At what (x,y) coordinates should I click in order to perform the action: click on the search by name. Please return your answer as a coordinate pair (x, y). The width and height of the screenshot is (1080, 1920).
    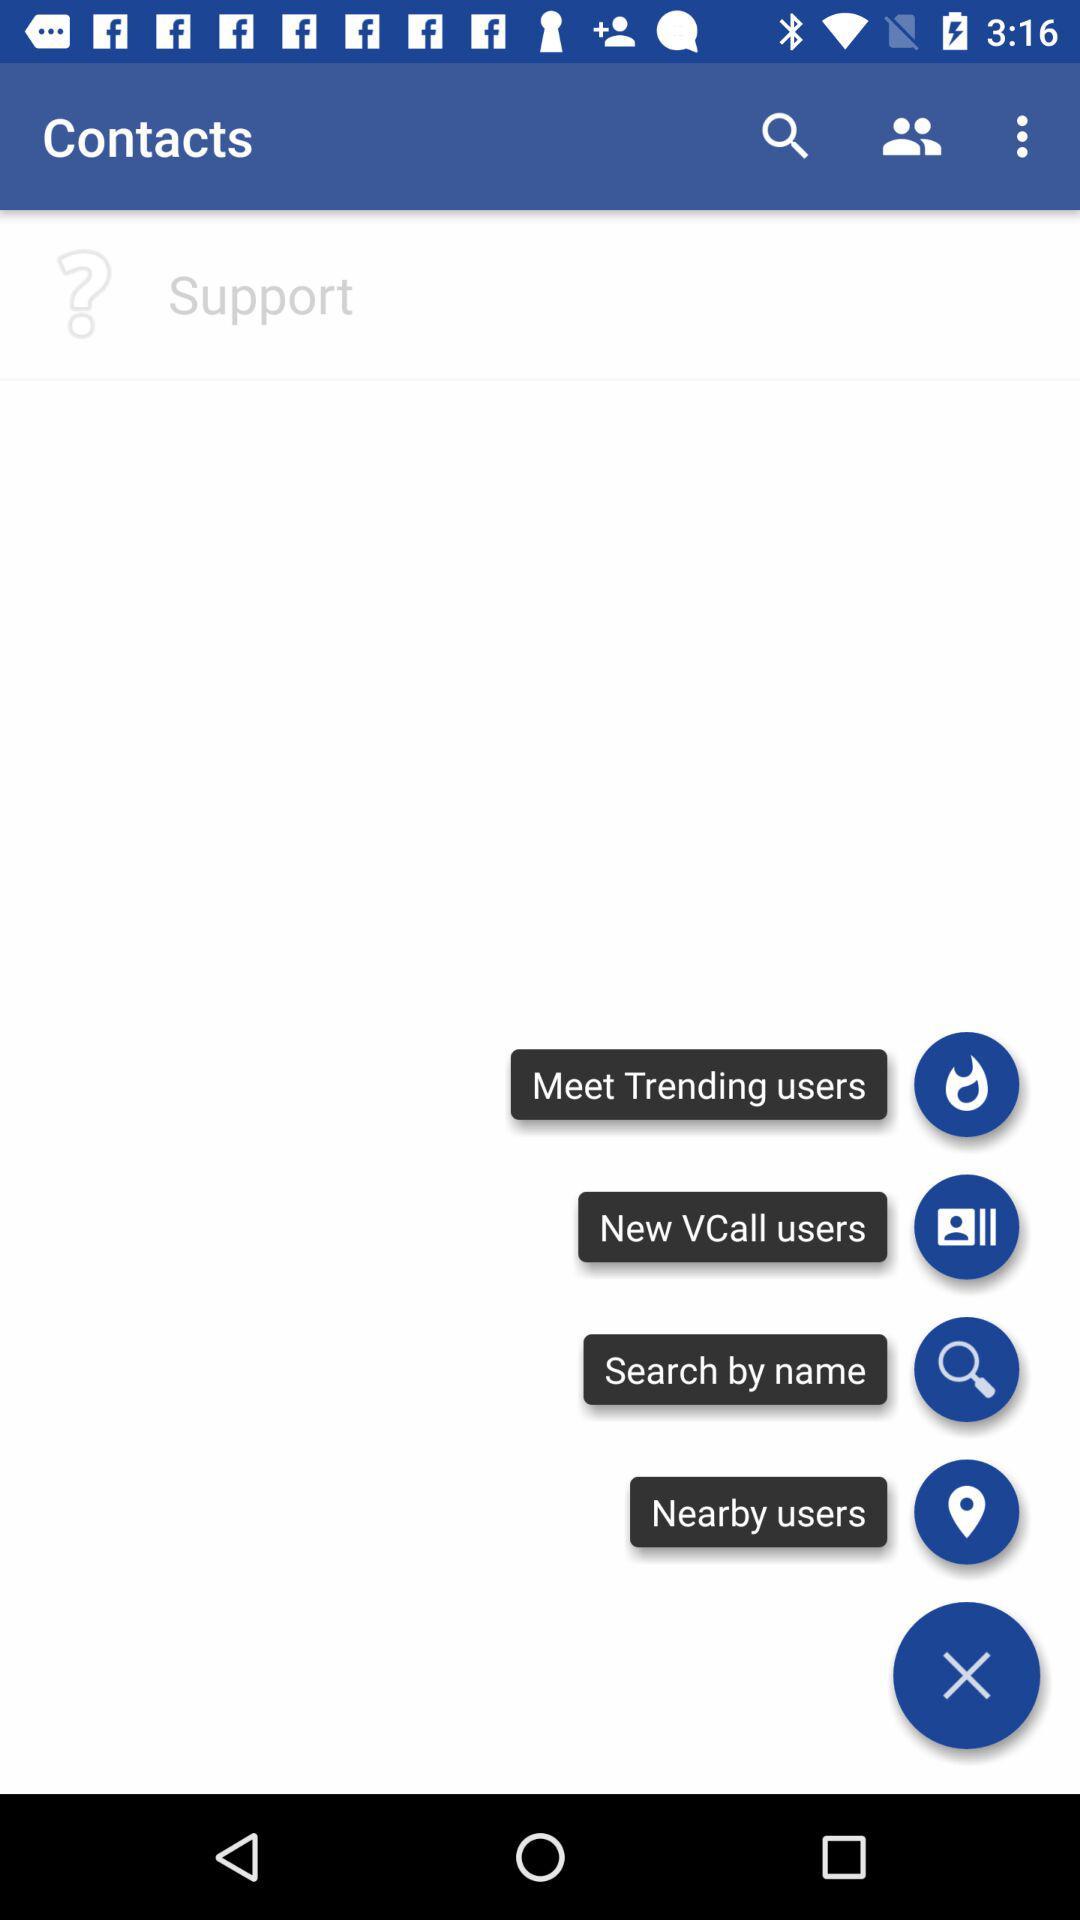
    Looking at the image, I should click on (735, 1368).